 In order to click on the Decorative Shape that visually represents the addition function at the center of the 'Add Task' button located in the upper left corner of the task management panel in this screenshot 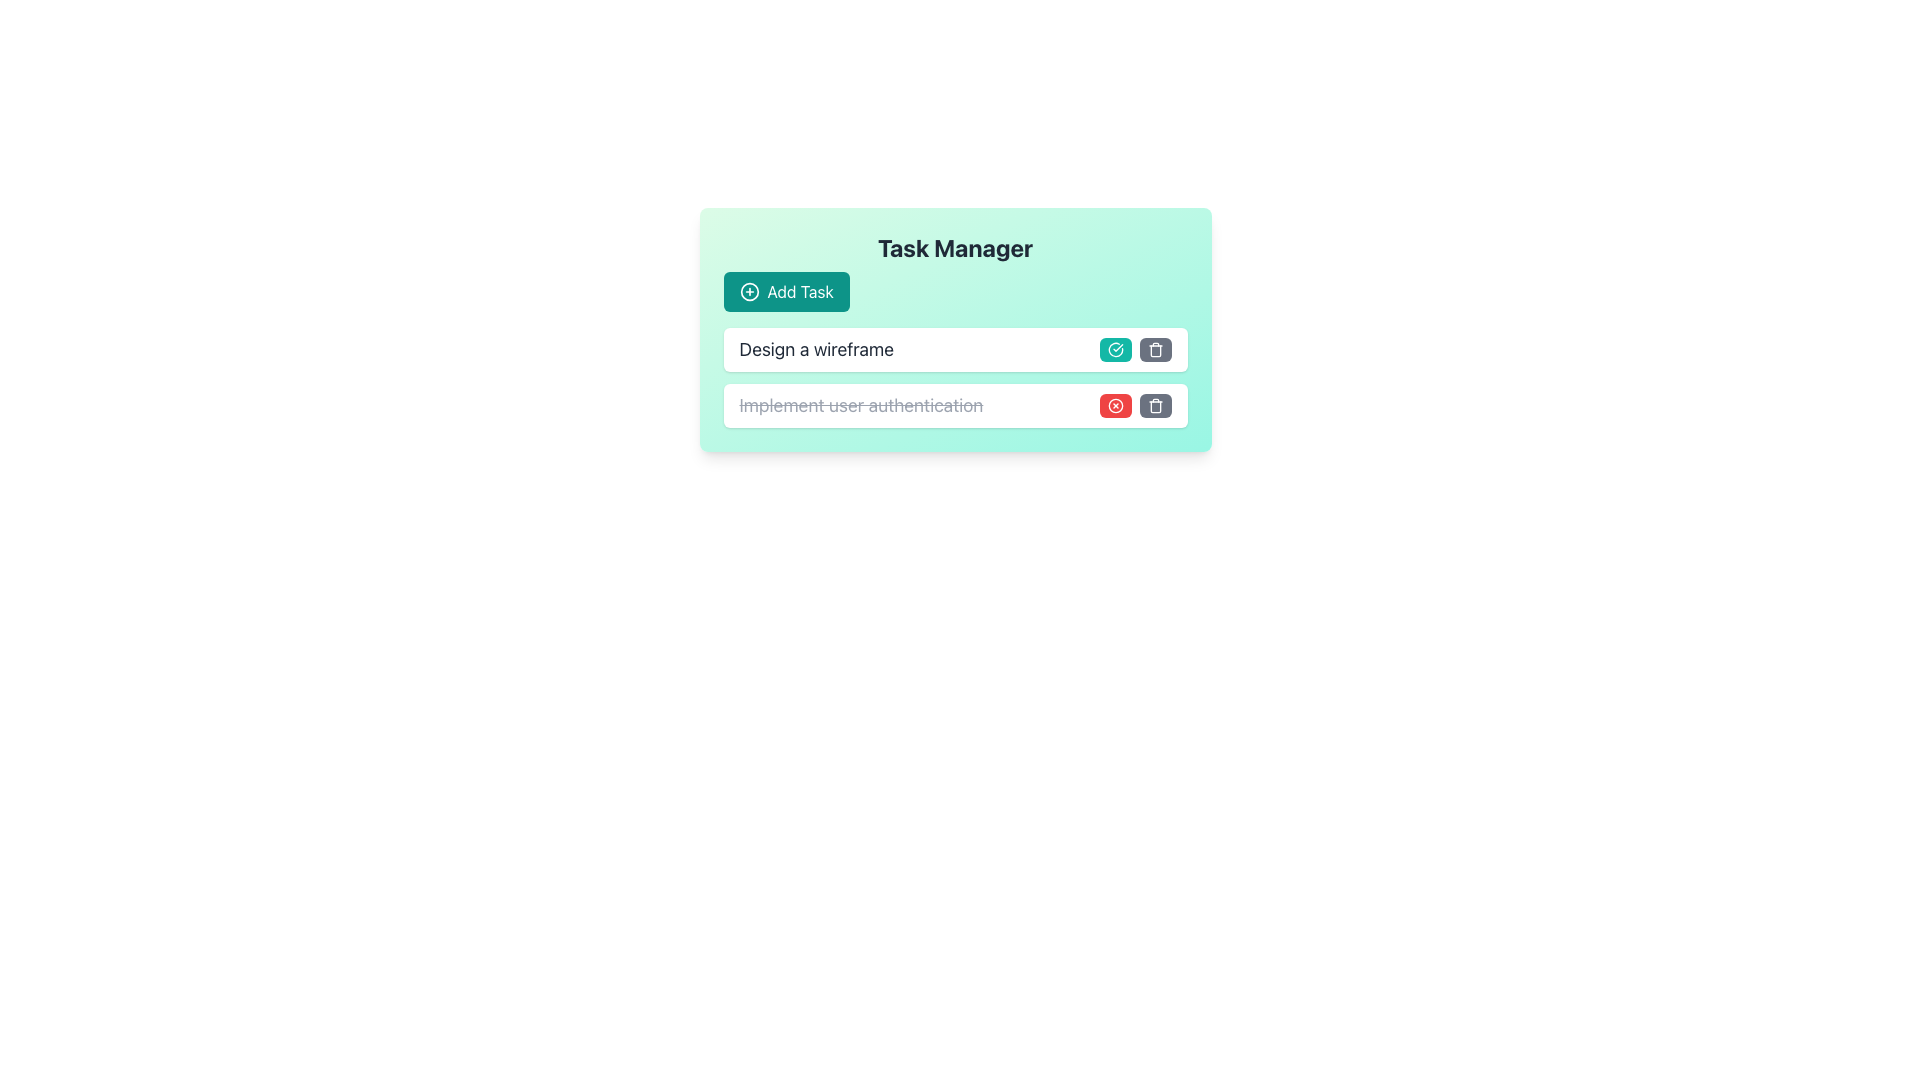, I will do `click(748, 292)`.